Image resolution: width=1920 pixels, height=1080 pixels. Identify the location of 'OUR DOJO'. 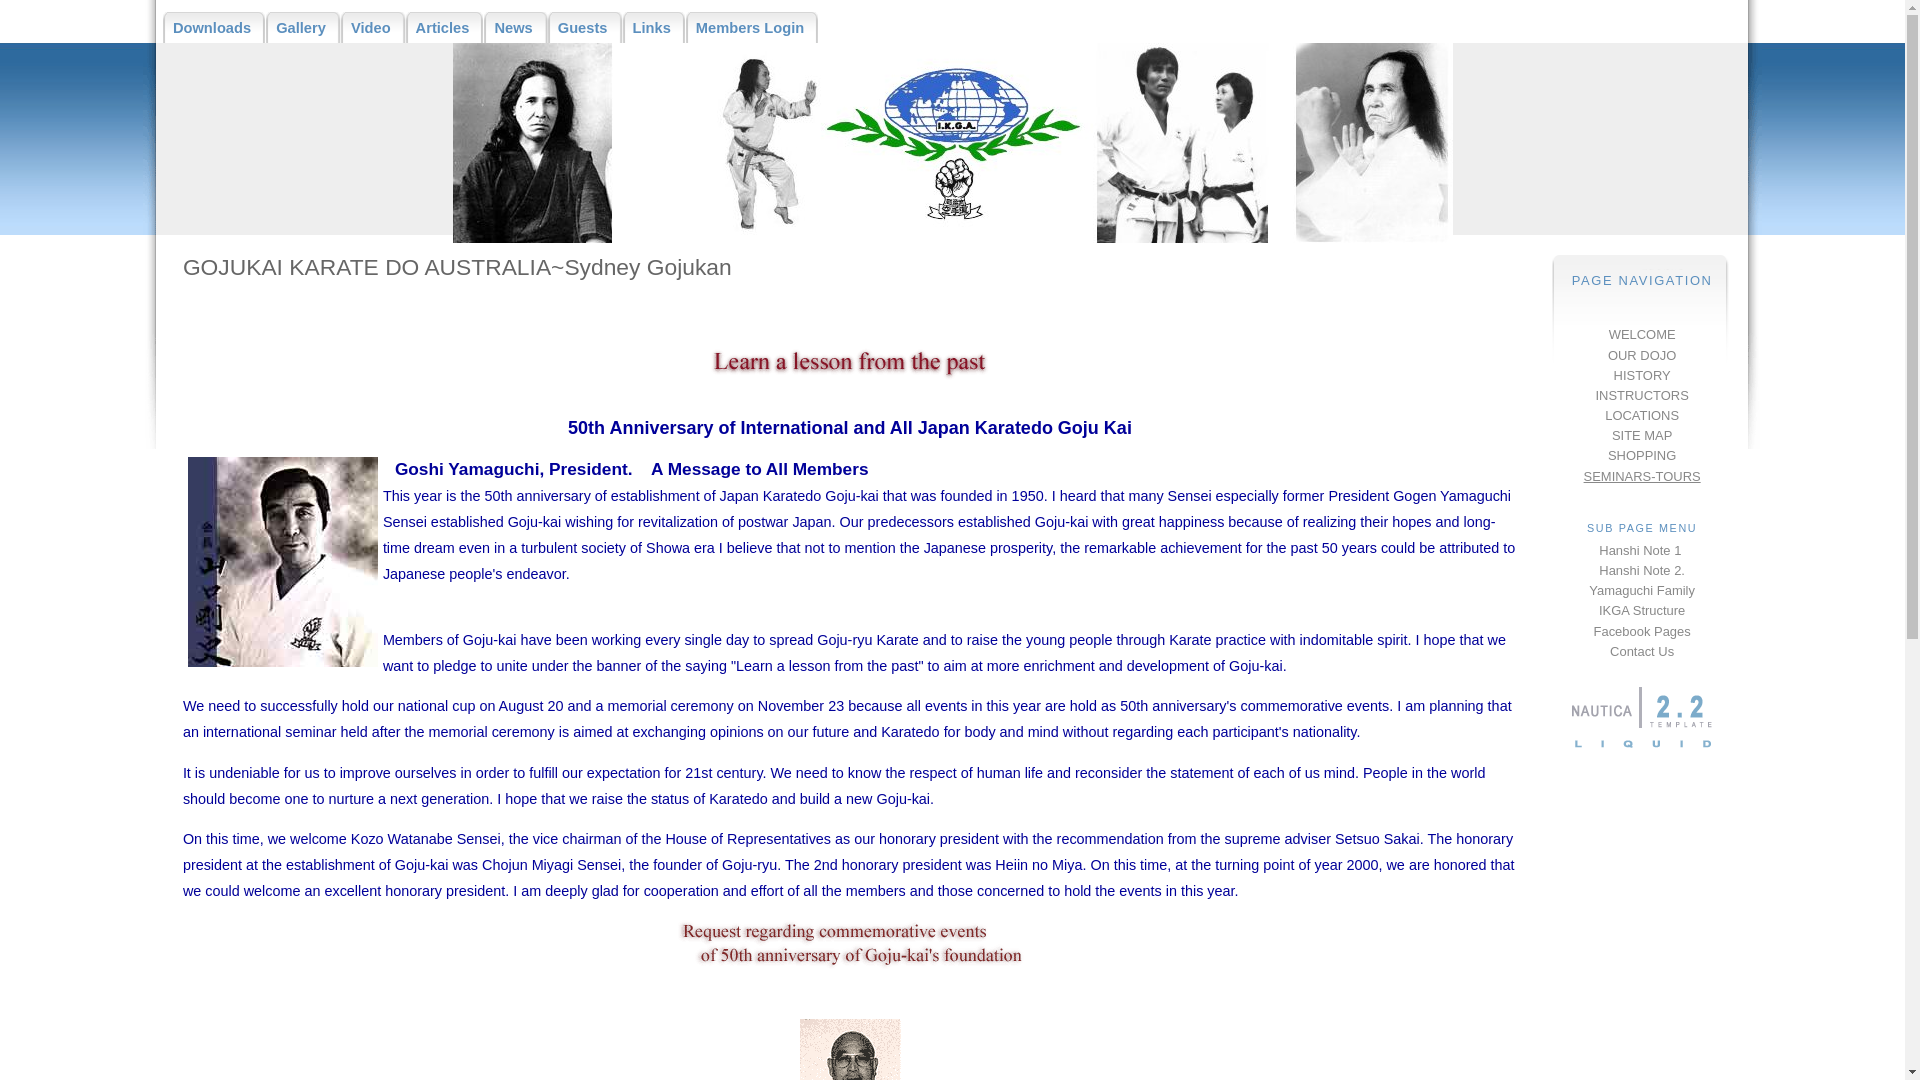
(1641, 354).